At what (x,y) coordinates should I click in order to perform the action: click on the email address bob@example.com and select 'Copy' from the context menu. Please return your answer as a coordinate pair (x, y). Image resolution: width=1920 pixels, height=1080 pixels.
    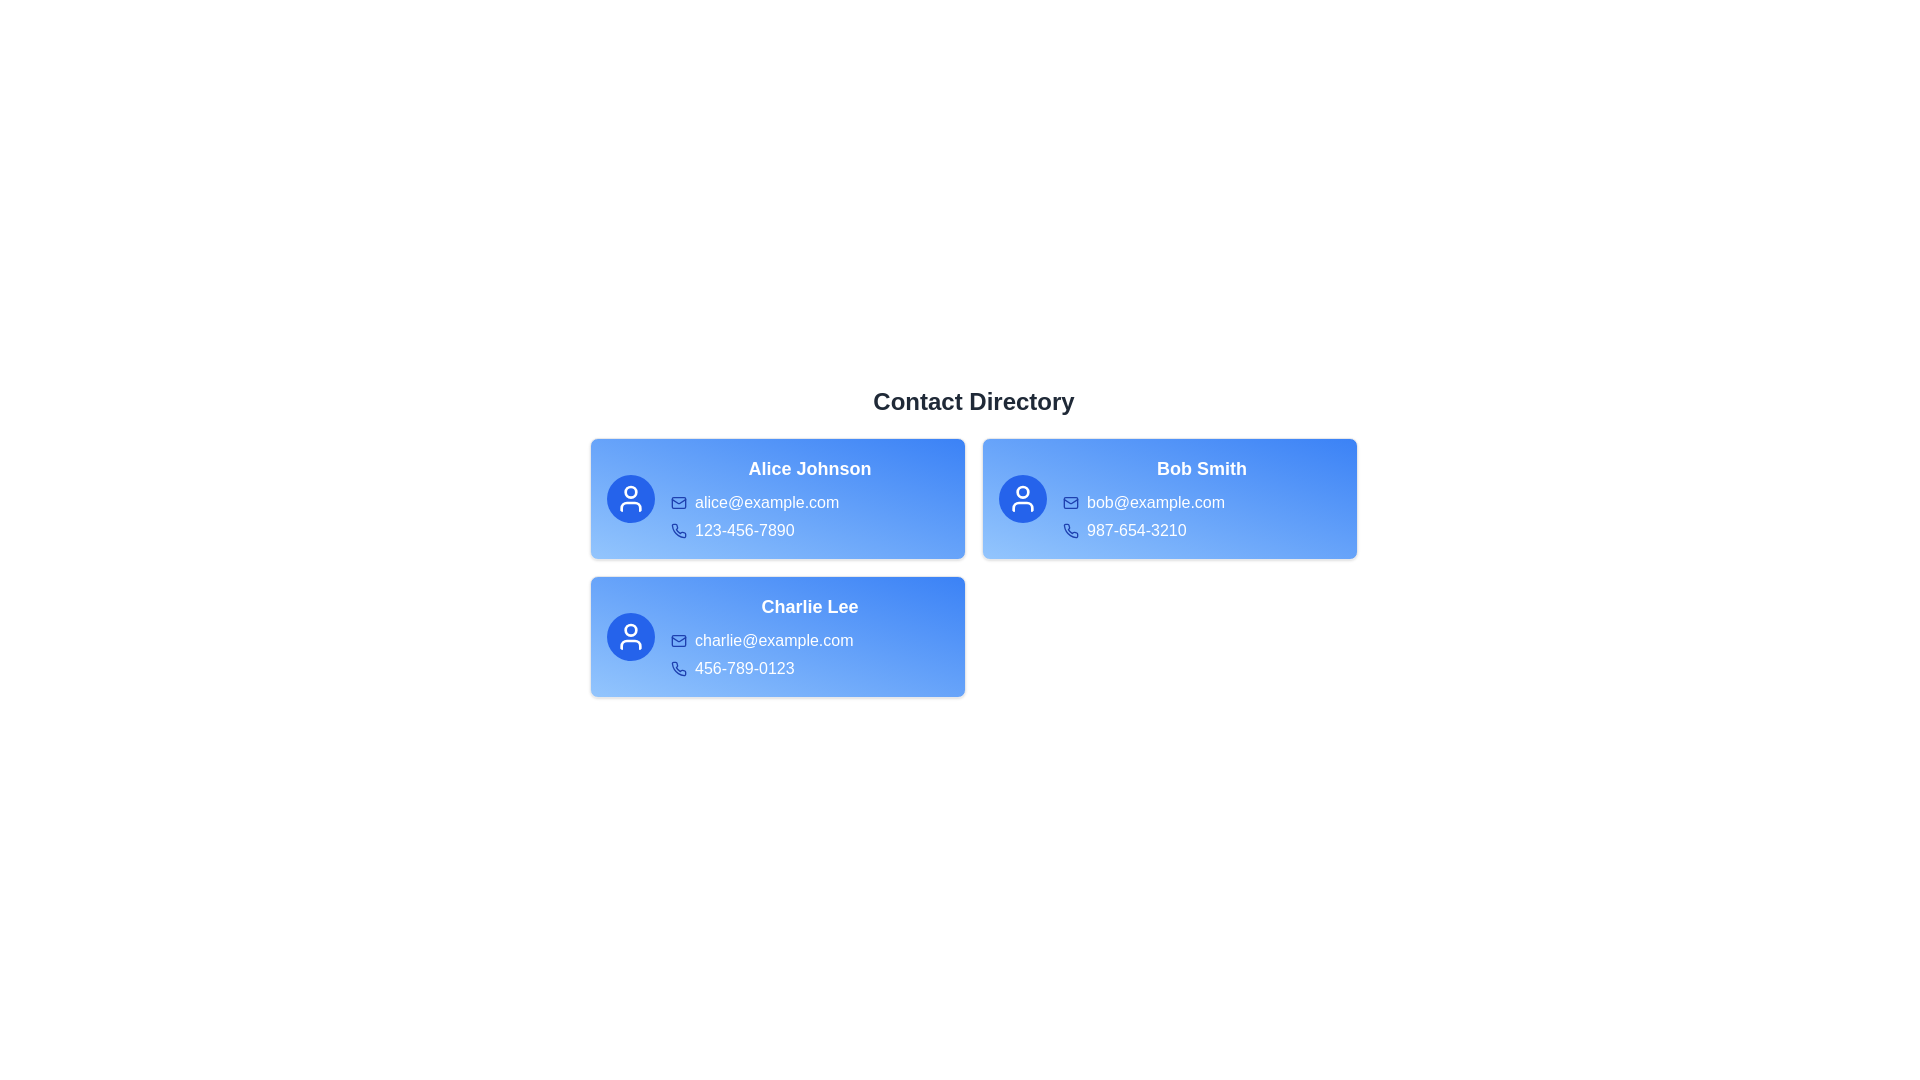
    Looking at the image, I should click on (1200, 501).